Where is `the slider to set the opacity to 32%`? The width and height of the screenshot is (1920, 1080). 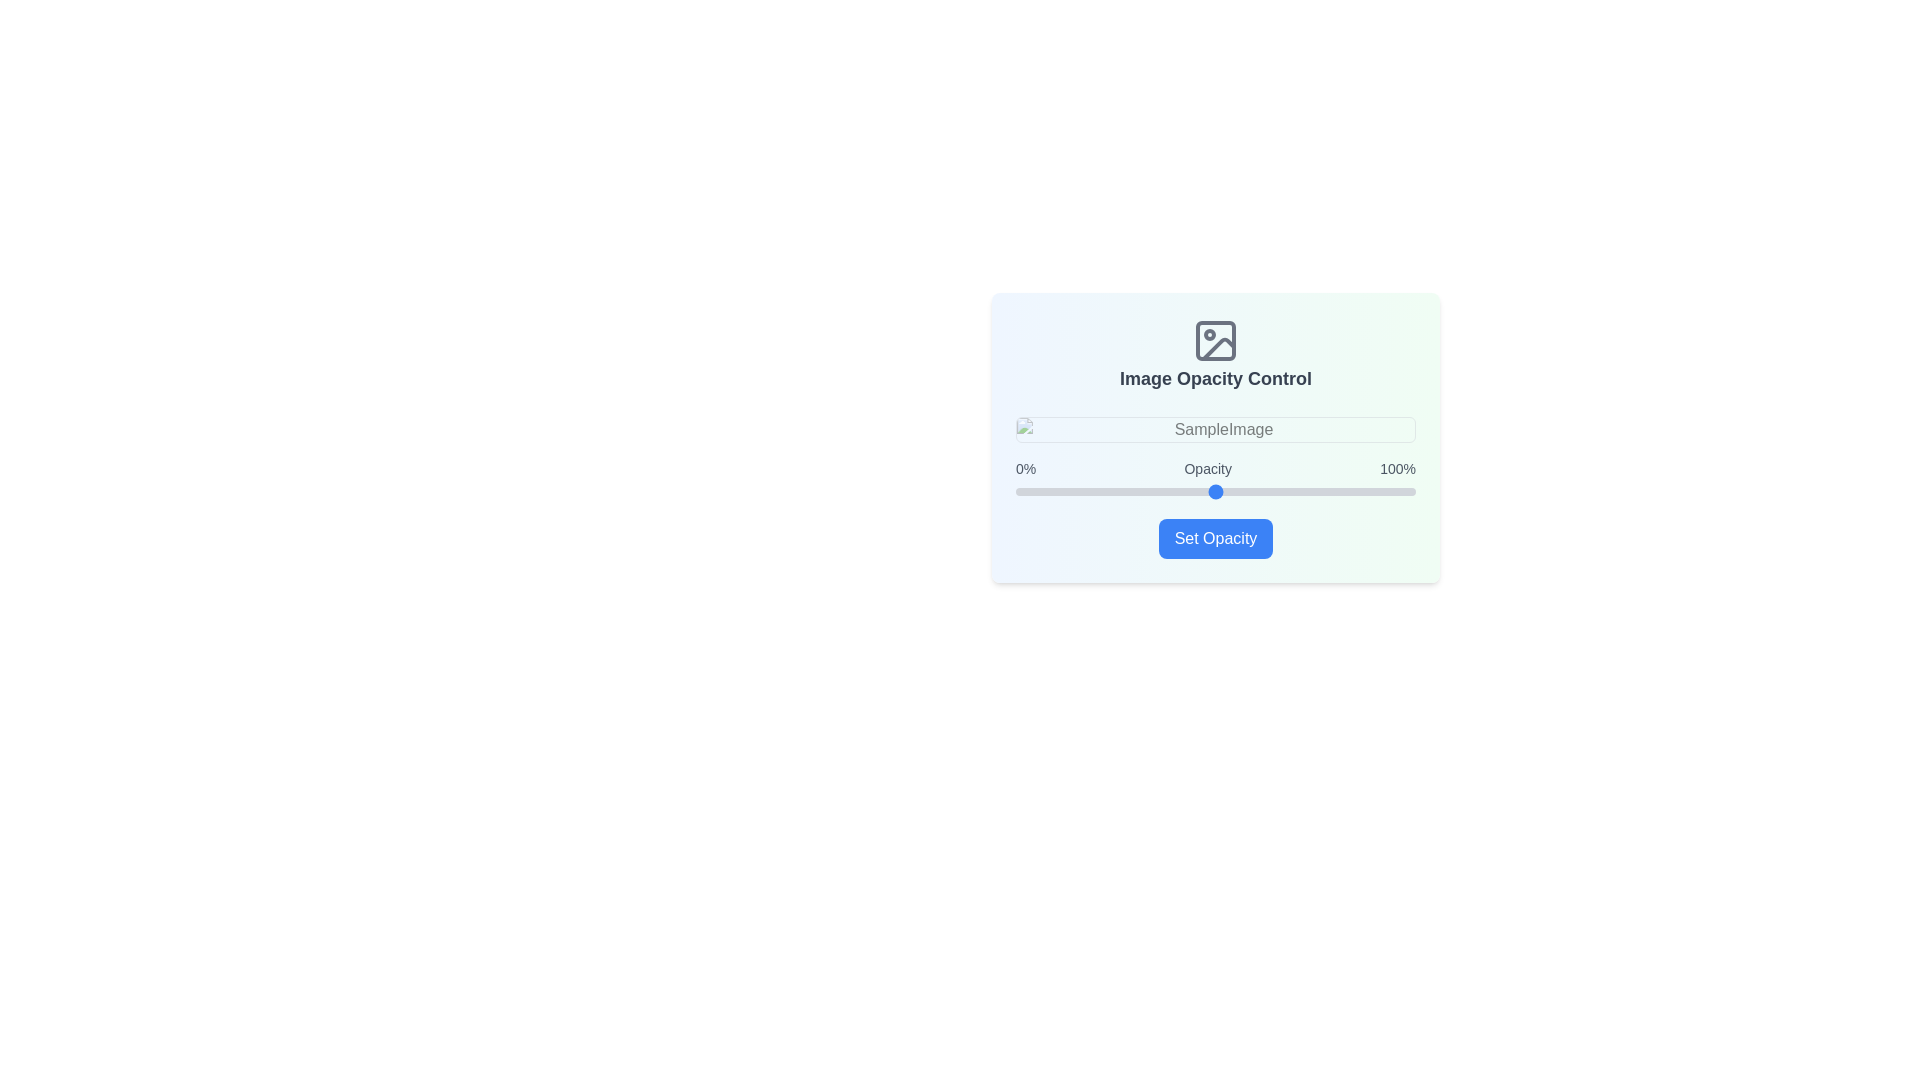
the slider to set the opacity to 32% is located at coordinates (1143, 492).